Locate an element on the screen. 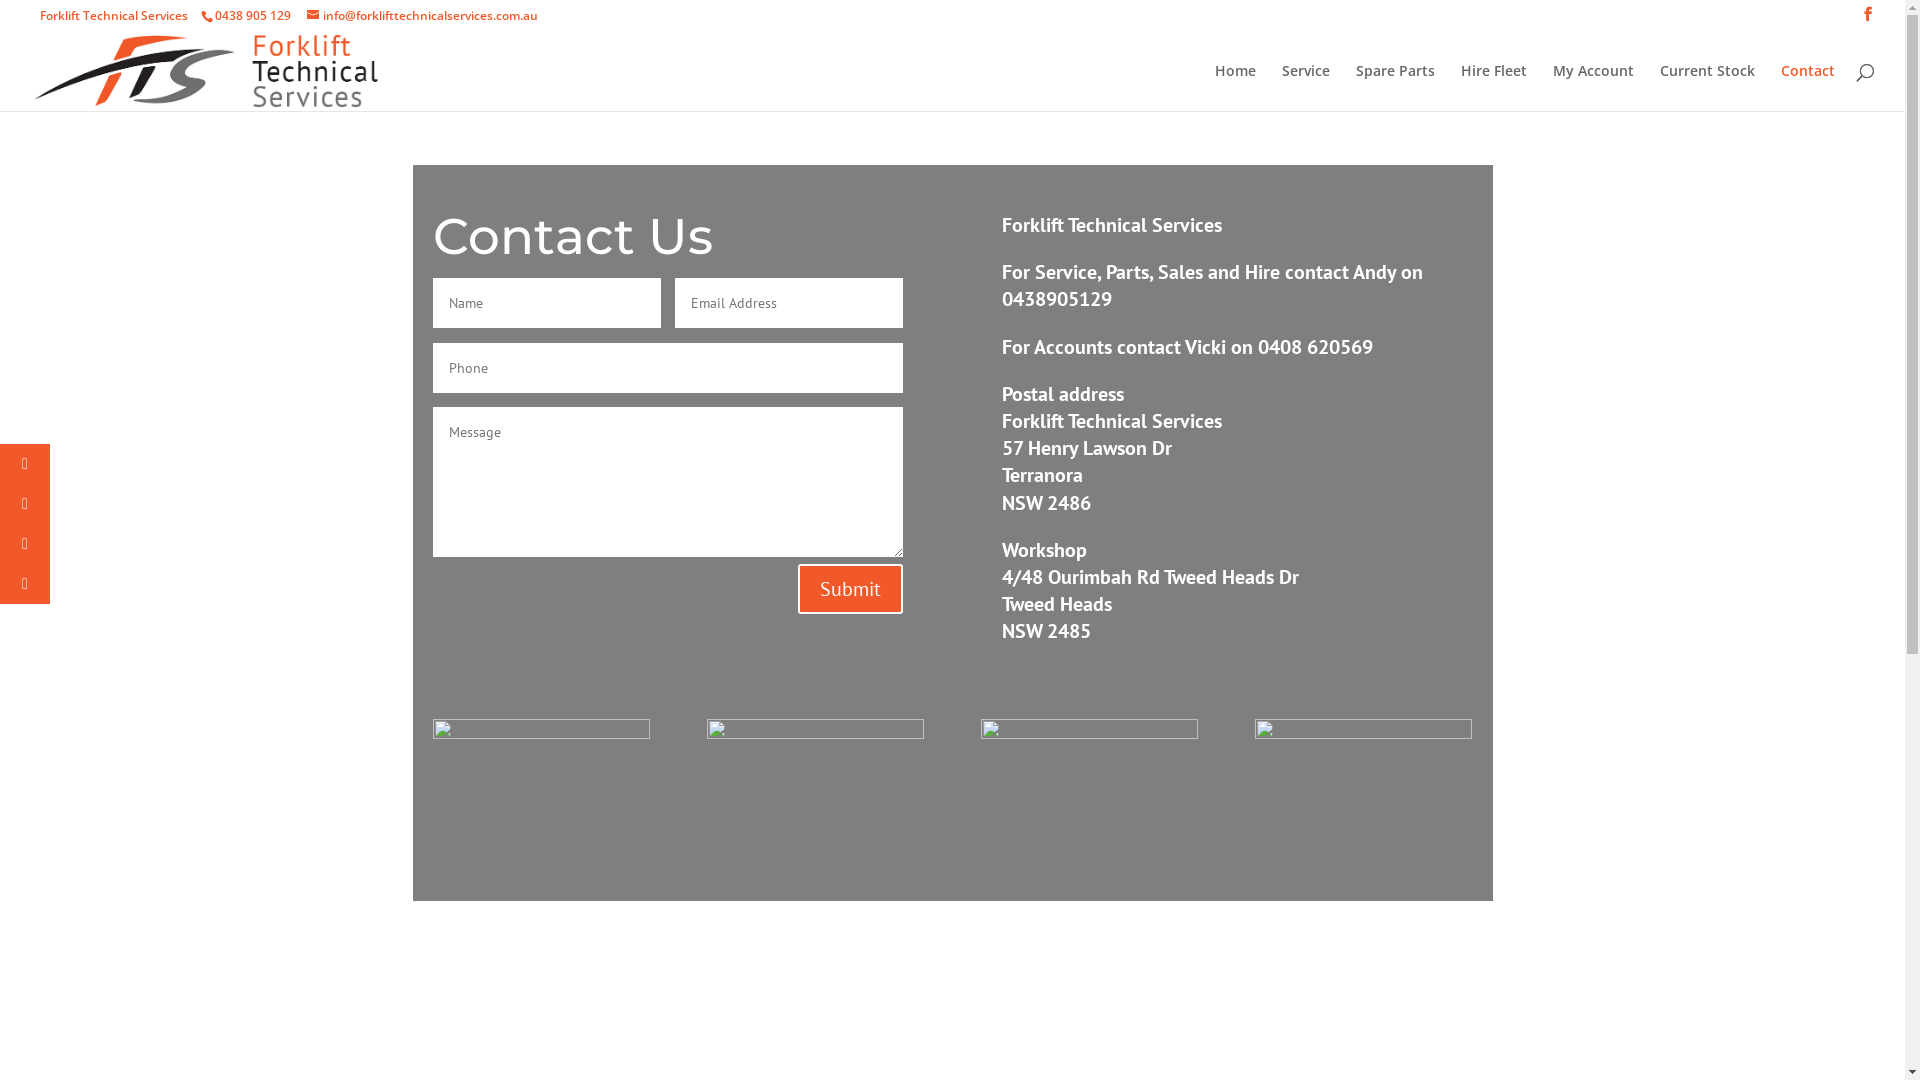 The image size is (1920, 1080). 'Image-2 (2)' is located at coordinates (1362, 732).